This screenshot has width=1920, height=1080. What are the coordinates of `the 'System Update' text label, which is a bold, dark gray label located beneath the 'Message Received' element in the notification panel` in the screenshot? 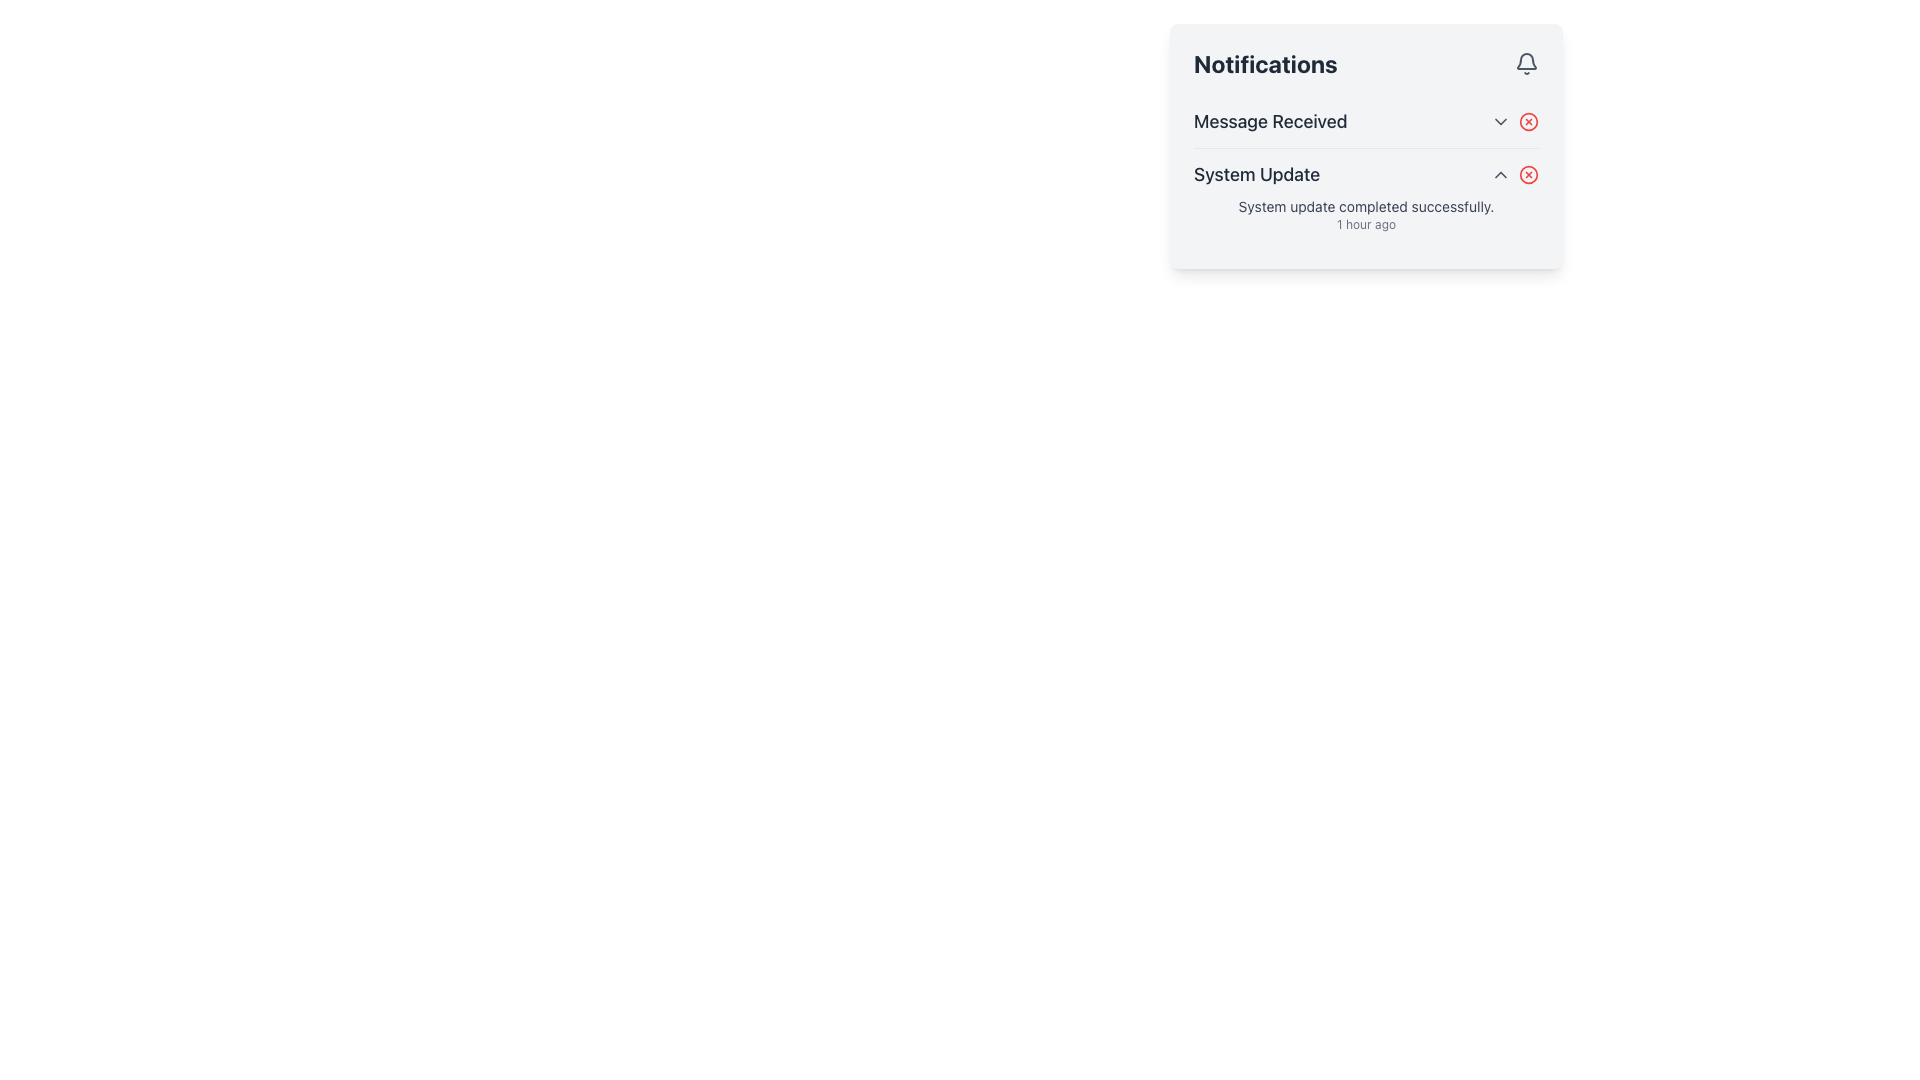 It's located at (1256, 173).